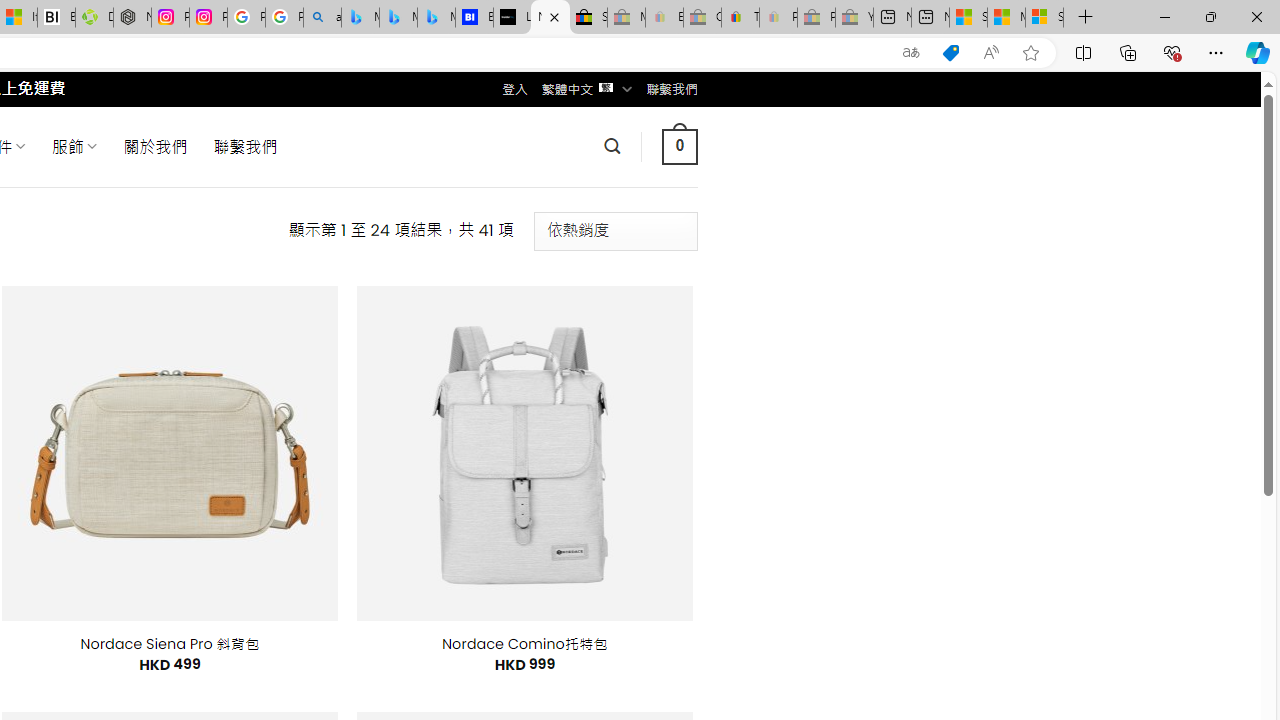 The image size is (1280, 720). Describe the element at coordinates (739, 17) in the screenshot. I see `'Threats and offensive language policy | eBay'` at that location.